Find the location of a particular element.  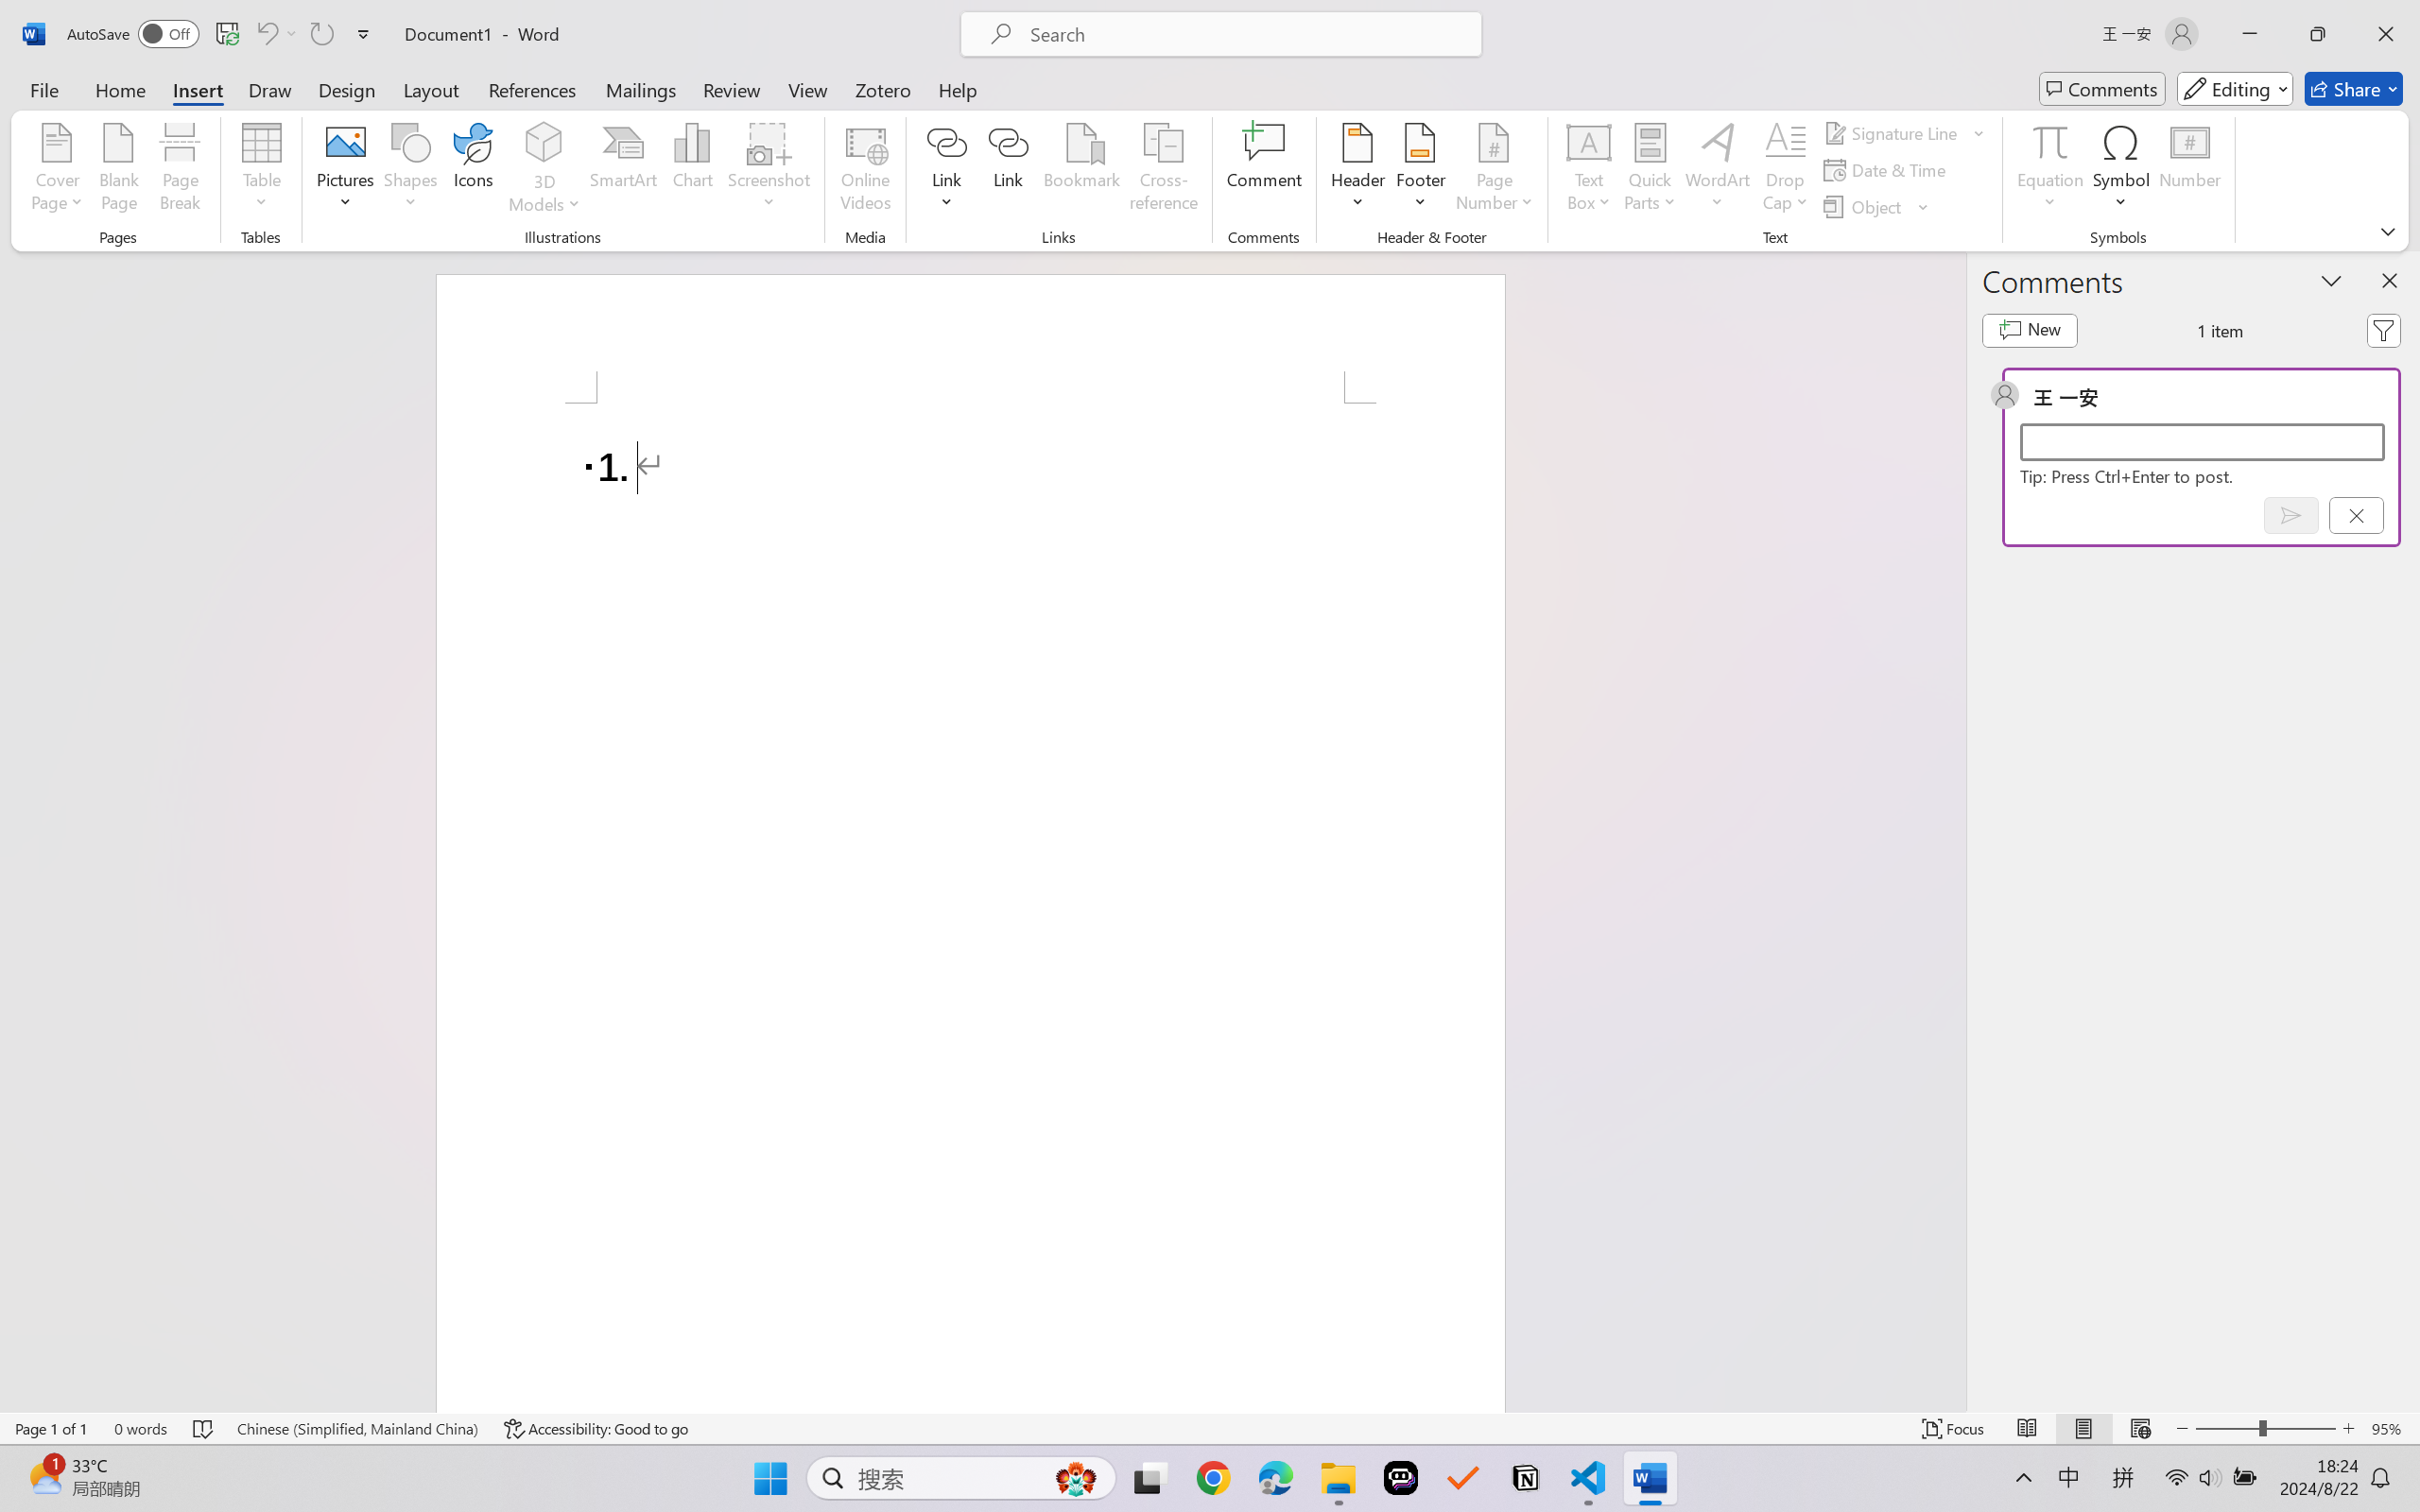

'Online Videos...' is located at coordinates (866, 170).